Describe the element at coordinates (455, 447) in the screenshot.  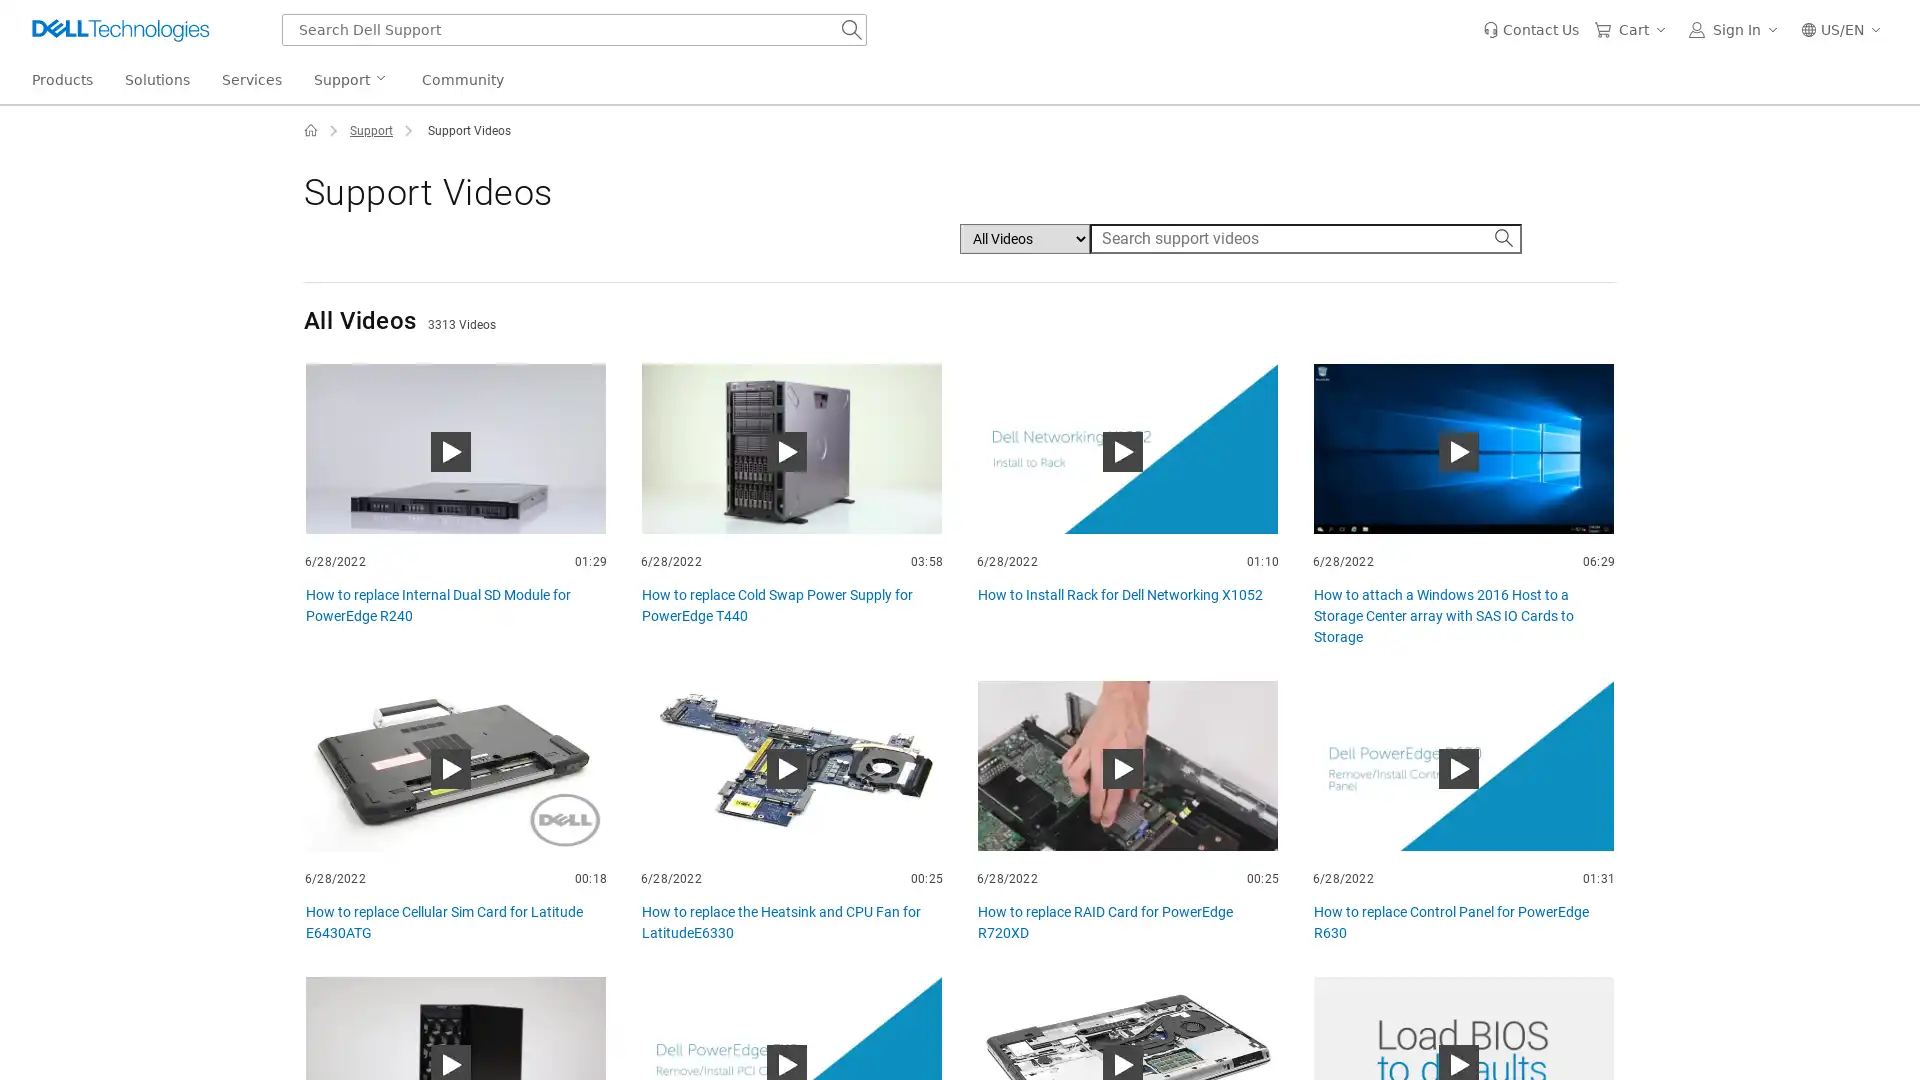
I see `How to replace Internal Dual SD Module for PowerEdge R240 Play` at that location.